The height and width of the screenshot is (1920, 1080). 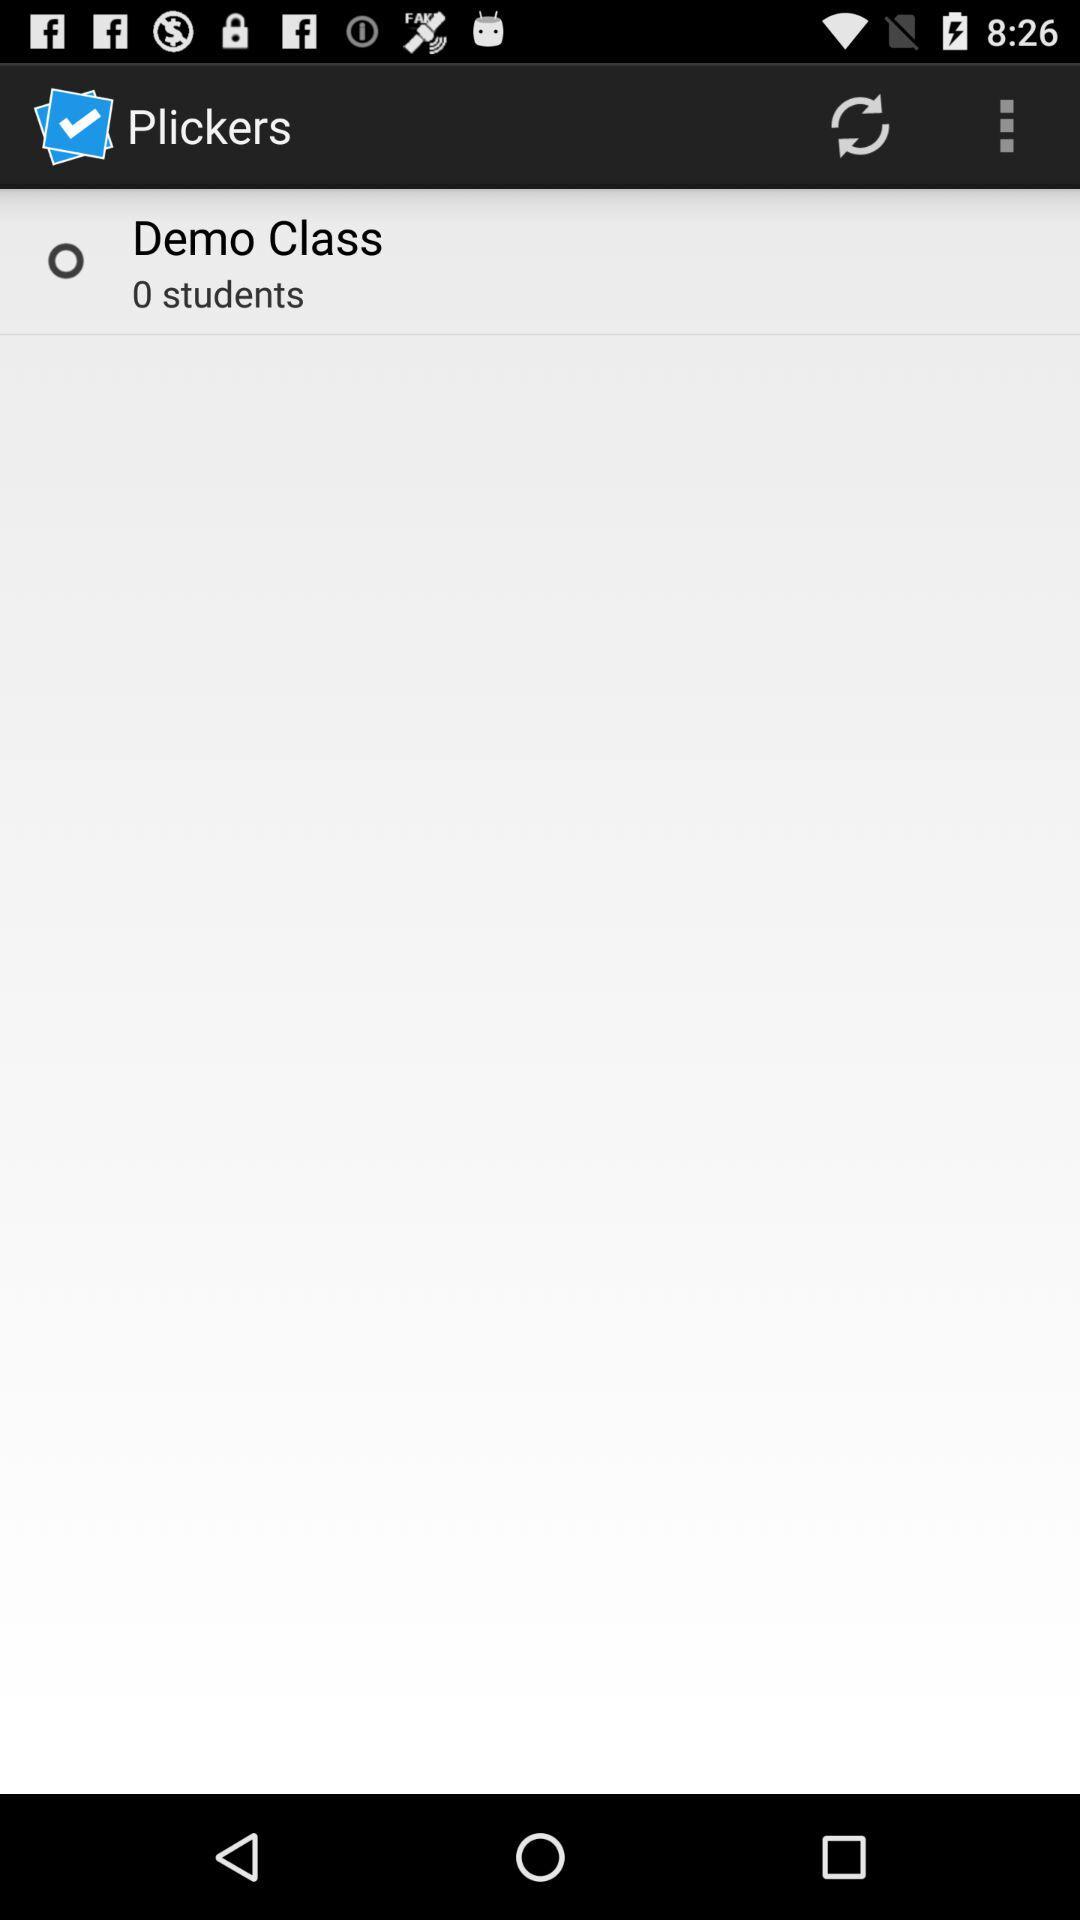 What do you see at coordinates (64, 259) in the screenshot?
I see `app to the left of demo class icon` at bounding box center [64, 259].